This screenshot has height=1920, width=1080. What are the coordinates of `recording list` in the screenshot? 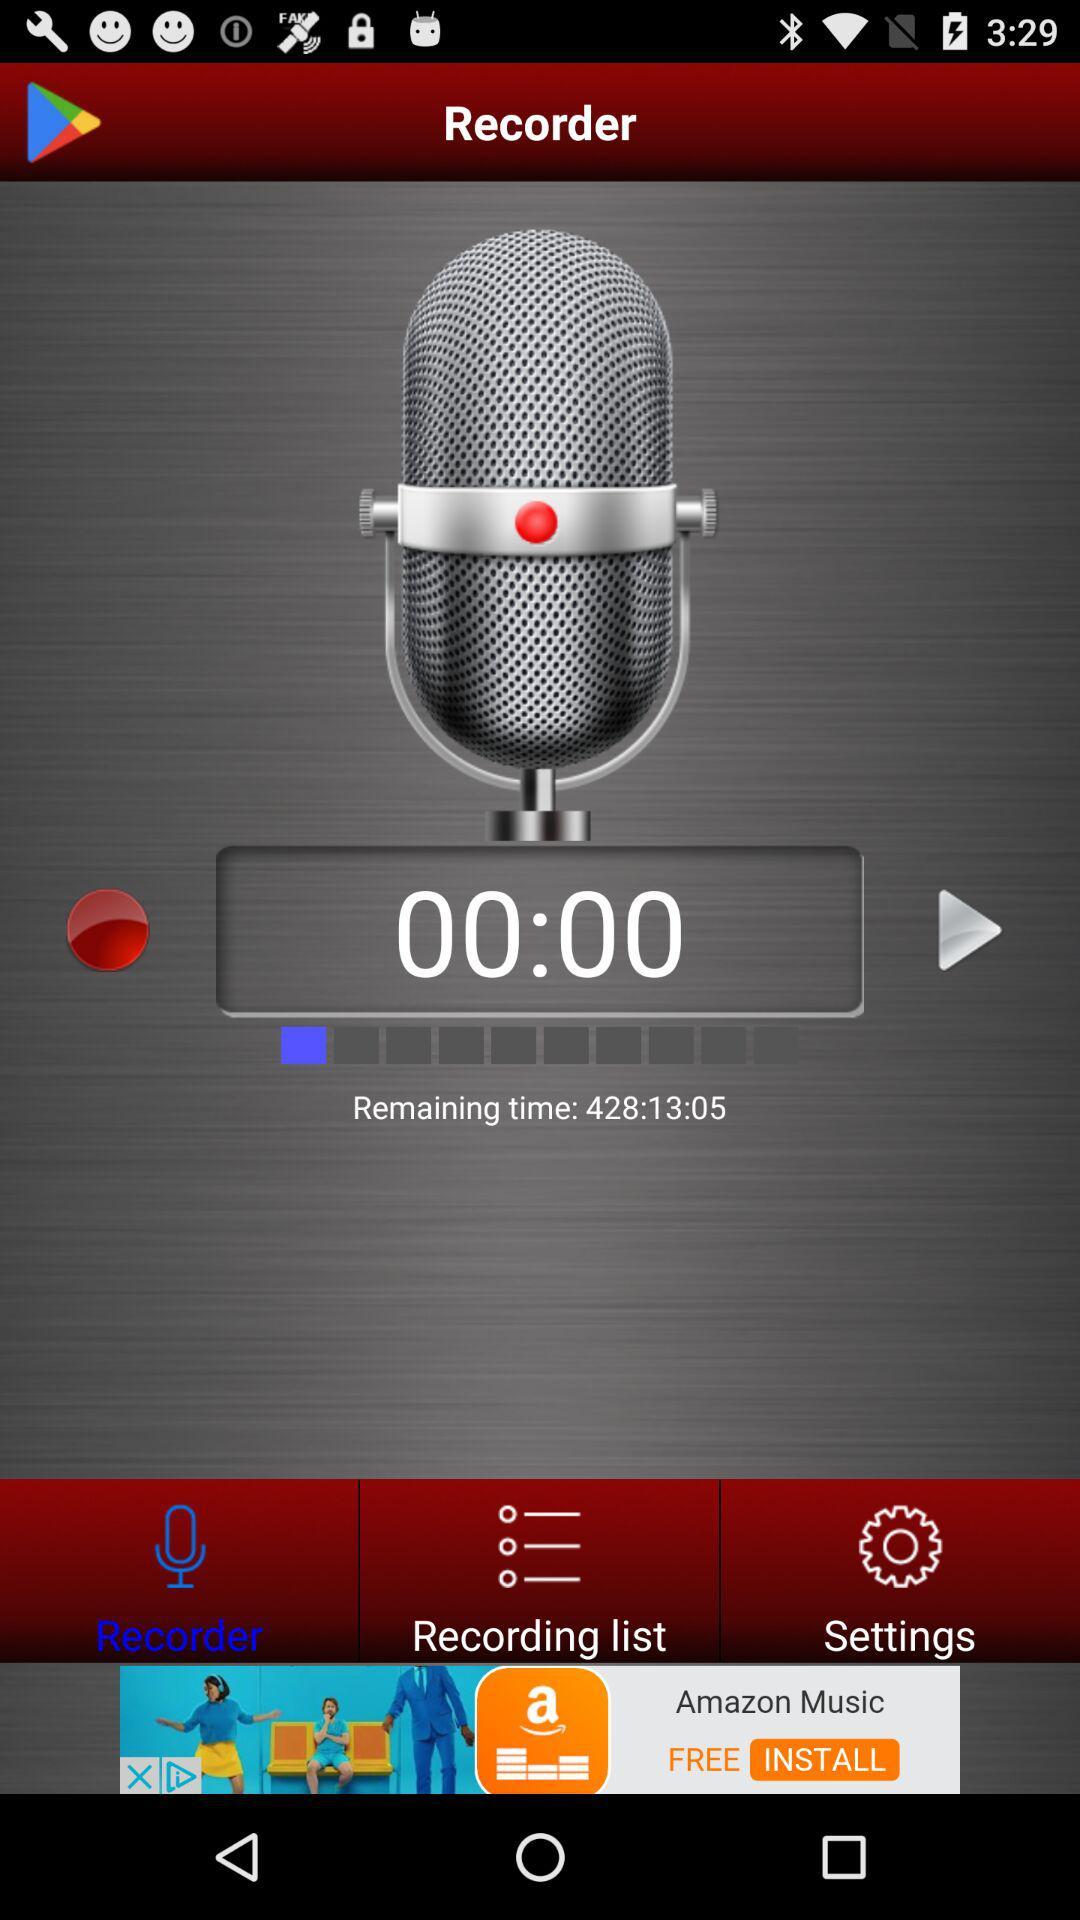 It's located at (538, 1569).